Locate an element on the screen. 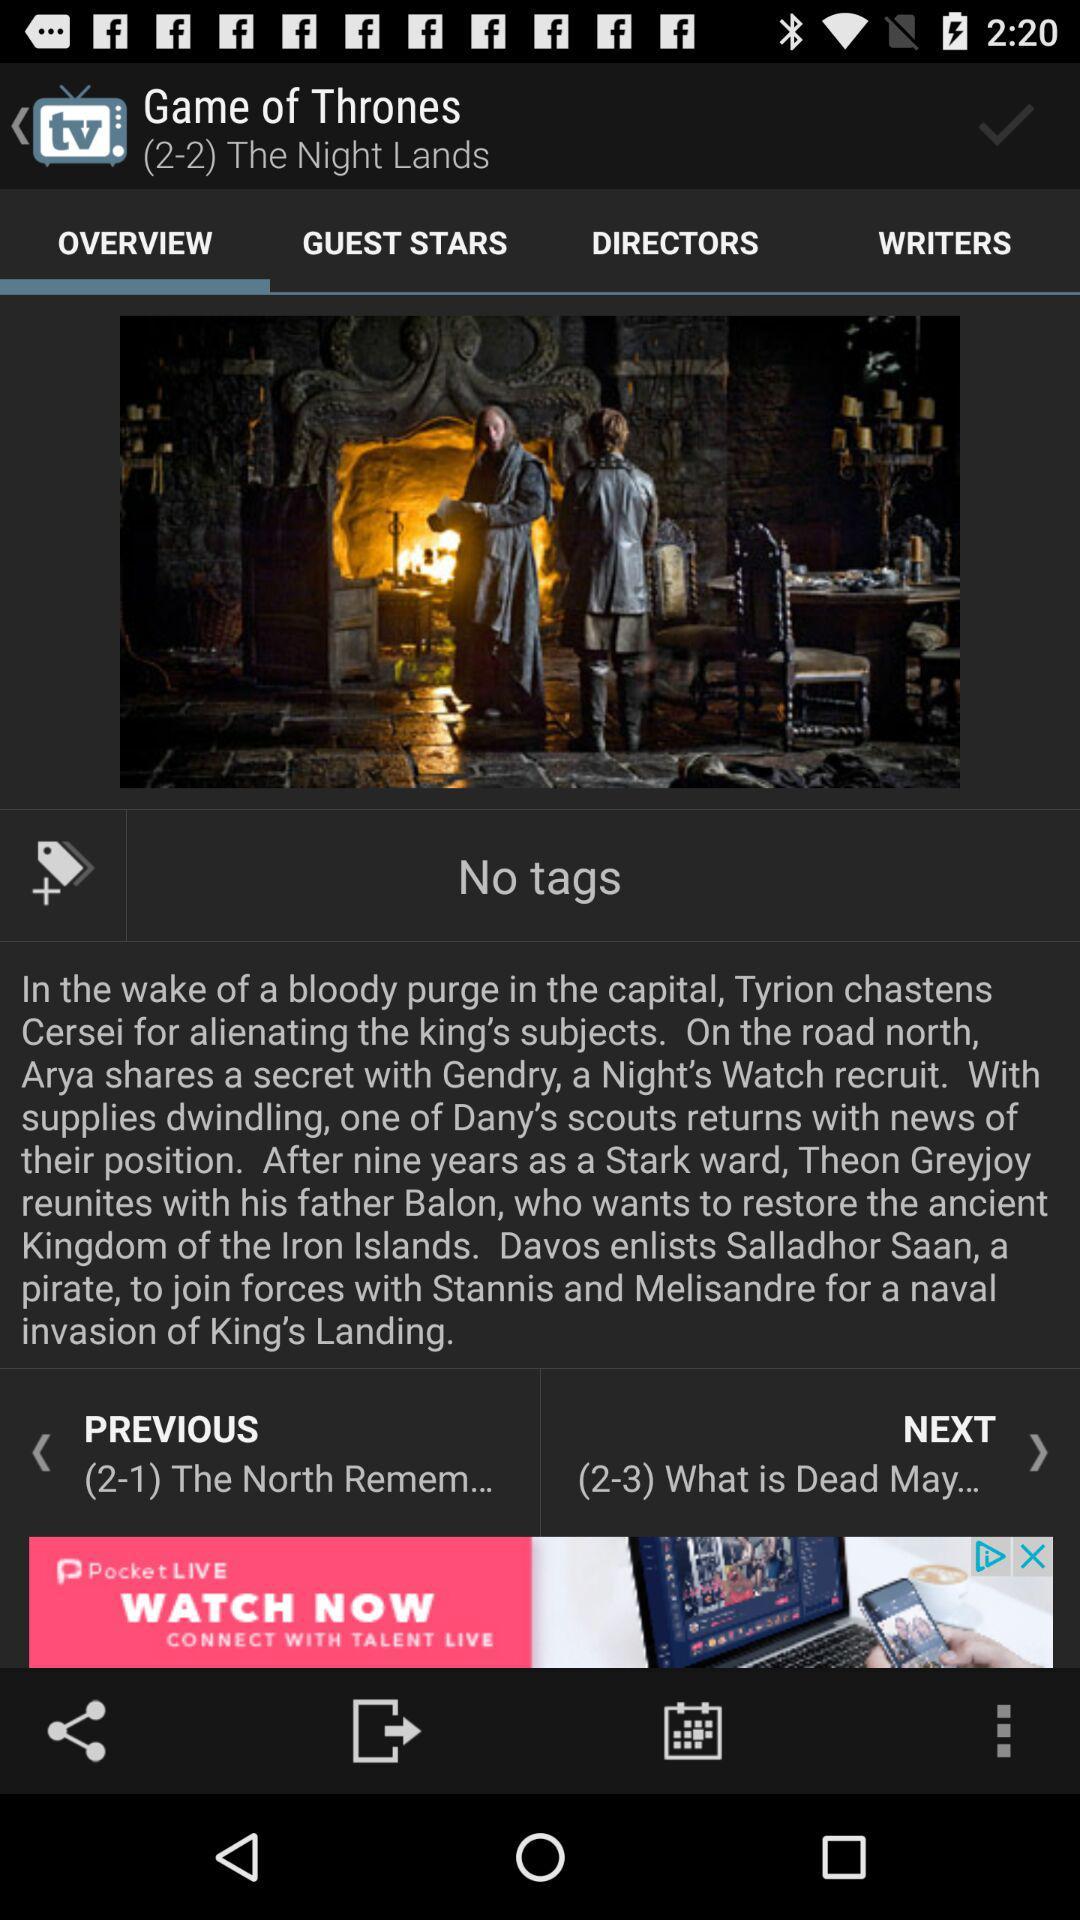 The width and height of the screenshot is (1080, 1920). option is located at coordinates (1006, 124).